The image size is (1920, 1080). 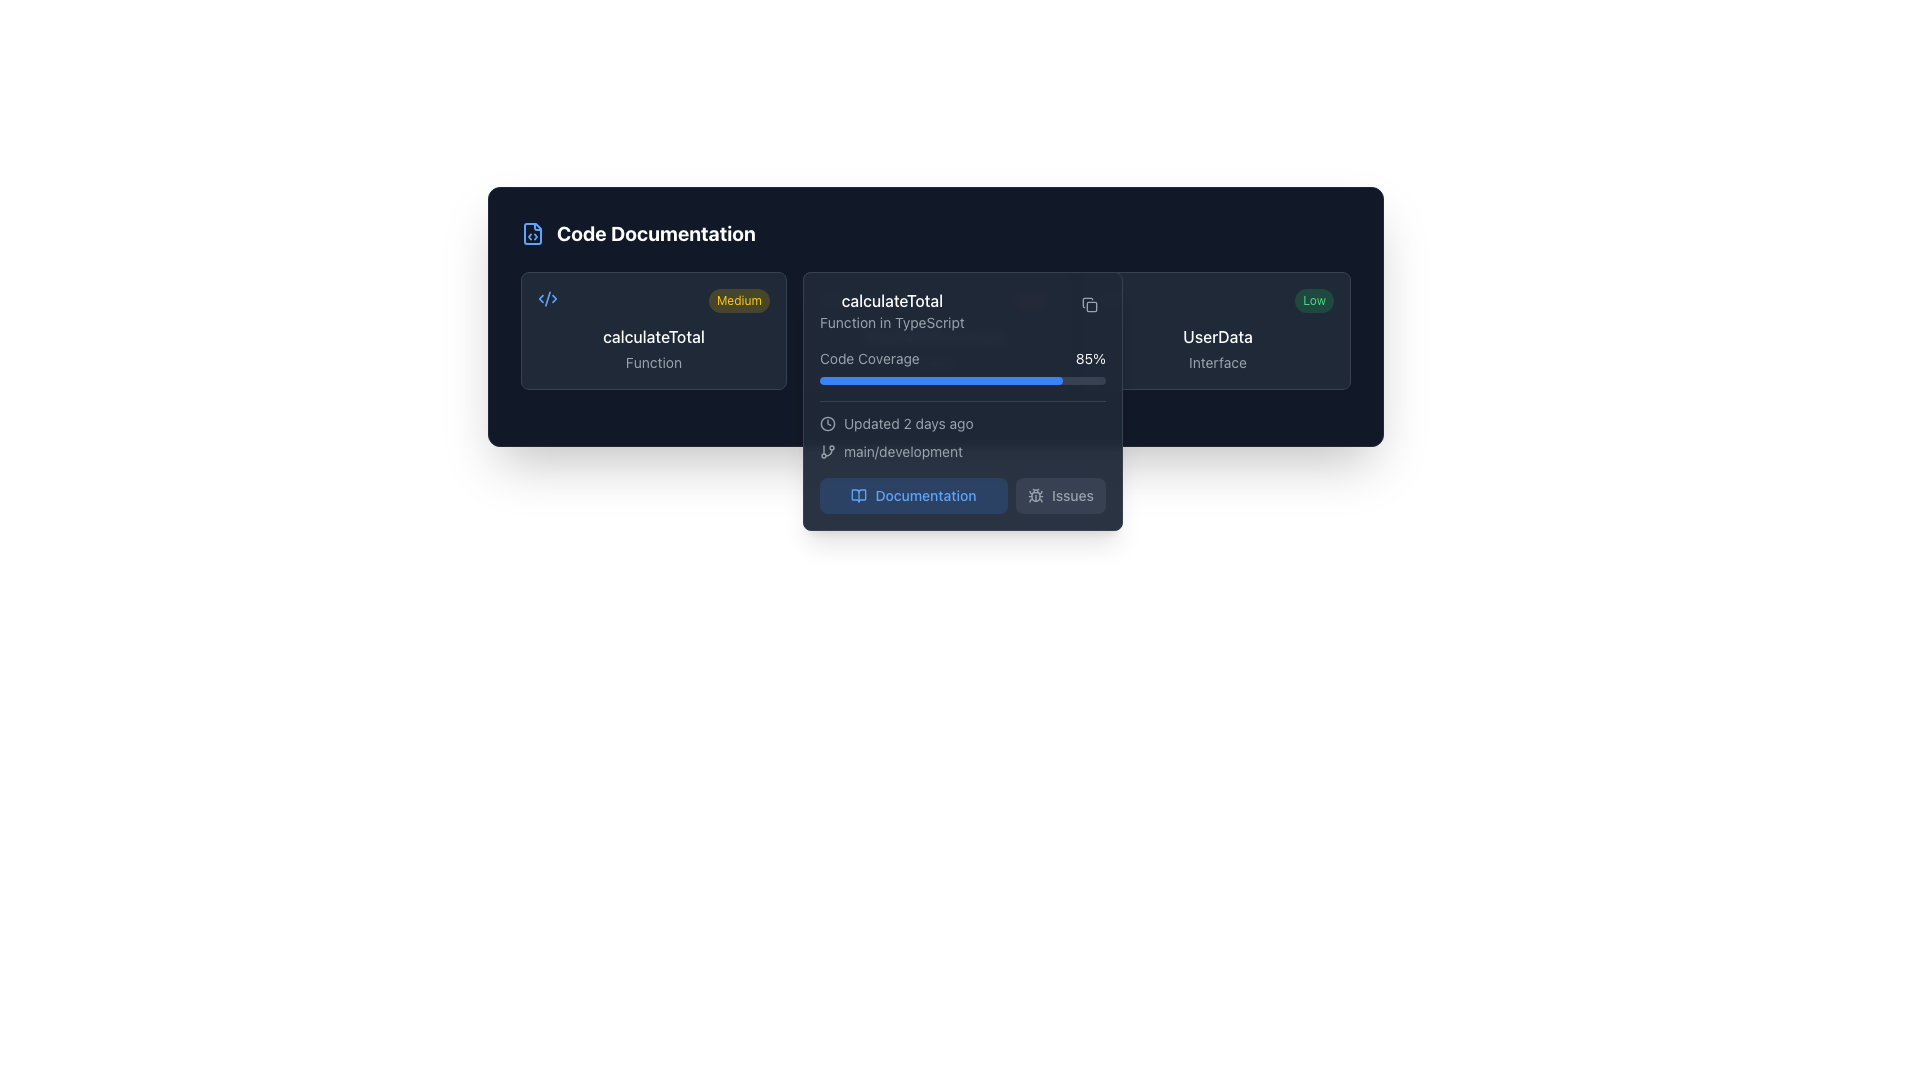 What do you see at coordinates (1059, 495) in the screenshot?
I see `the 'Issues' button, which is a rectangular button with rounded corners and a dark gray background, located on the right side of the row next to the 'Documentation' button` at bounding box center [1059, 495].